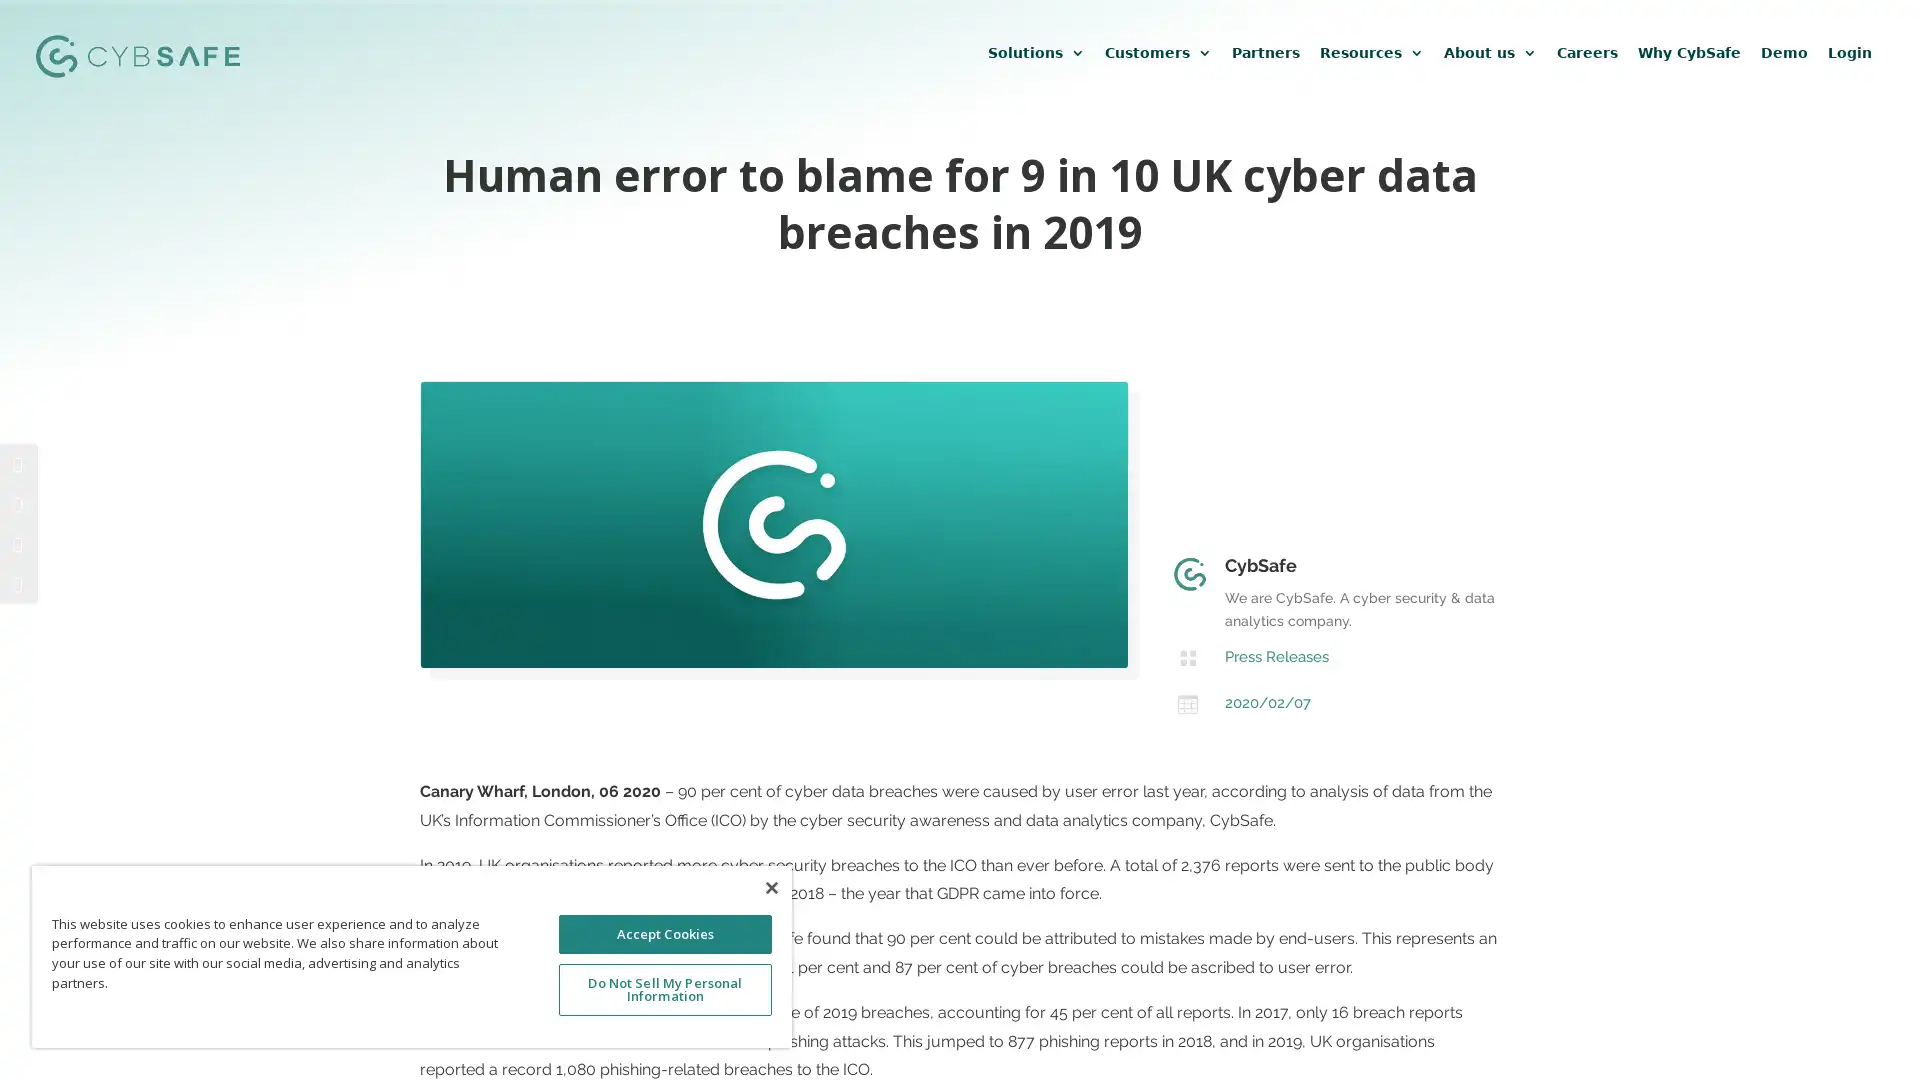 Image resolution: width=1920 pixels, height=1080 pixels. I want to click on Do Not Sell My Personal Information, so click(664, 988).